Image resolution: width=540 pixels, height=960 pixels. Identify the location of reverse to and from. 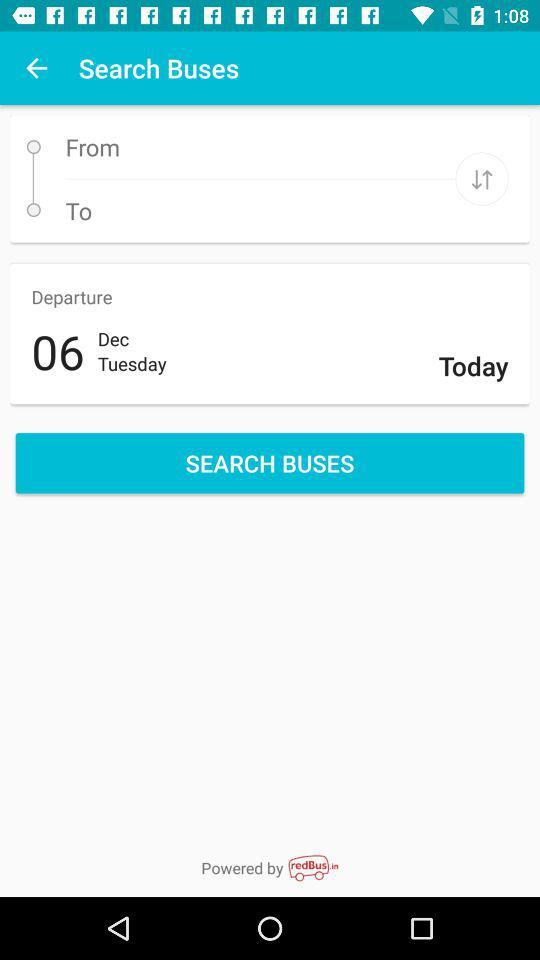
(481, 178).